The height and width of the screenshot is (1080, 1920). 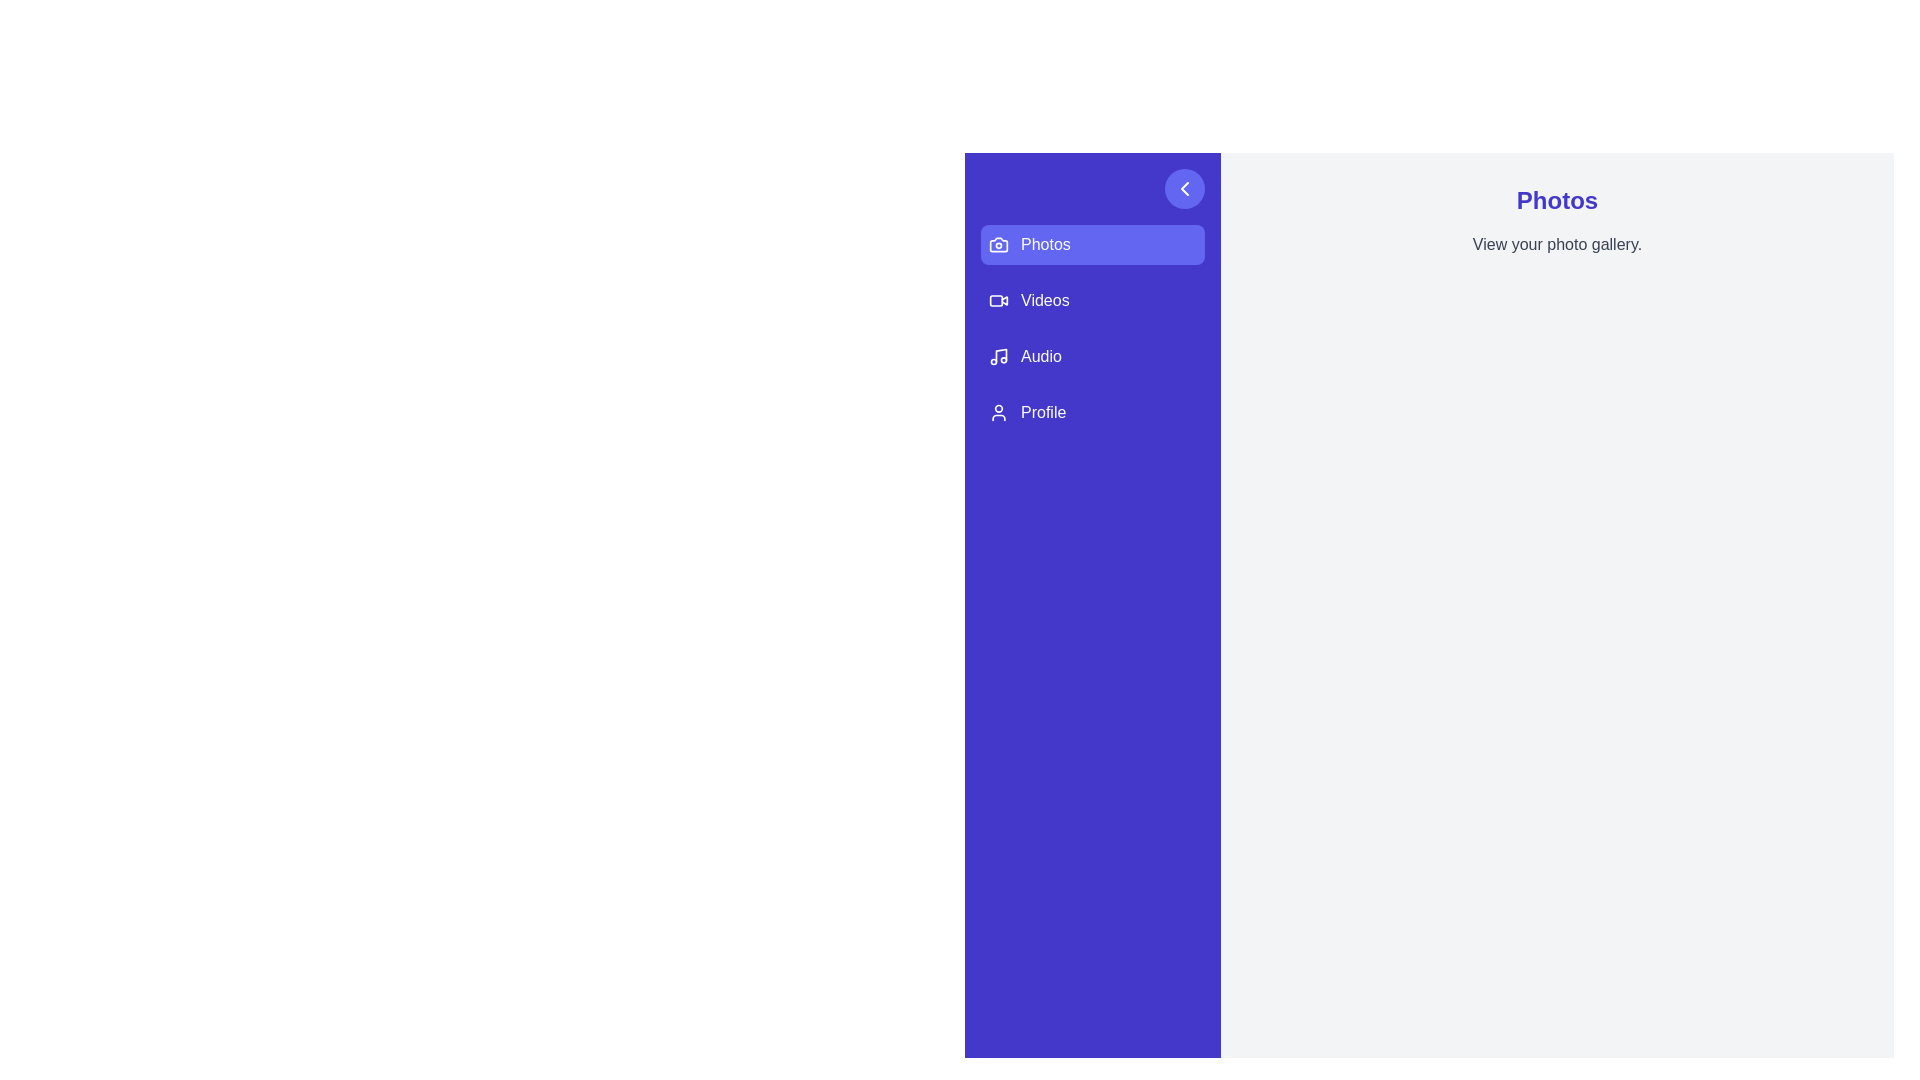 I want to click on the static text header 'Photos' which is a large, bold, indigo colored text located prominently at the top of its section, so click(x=1556, y=200).